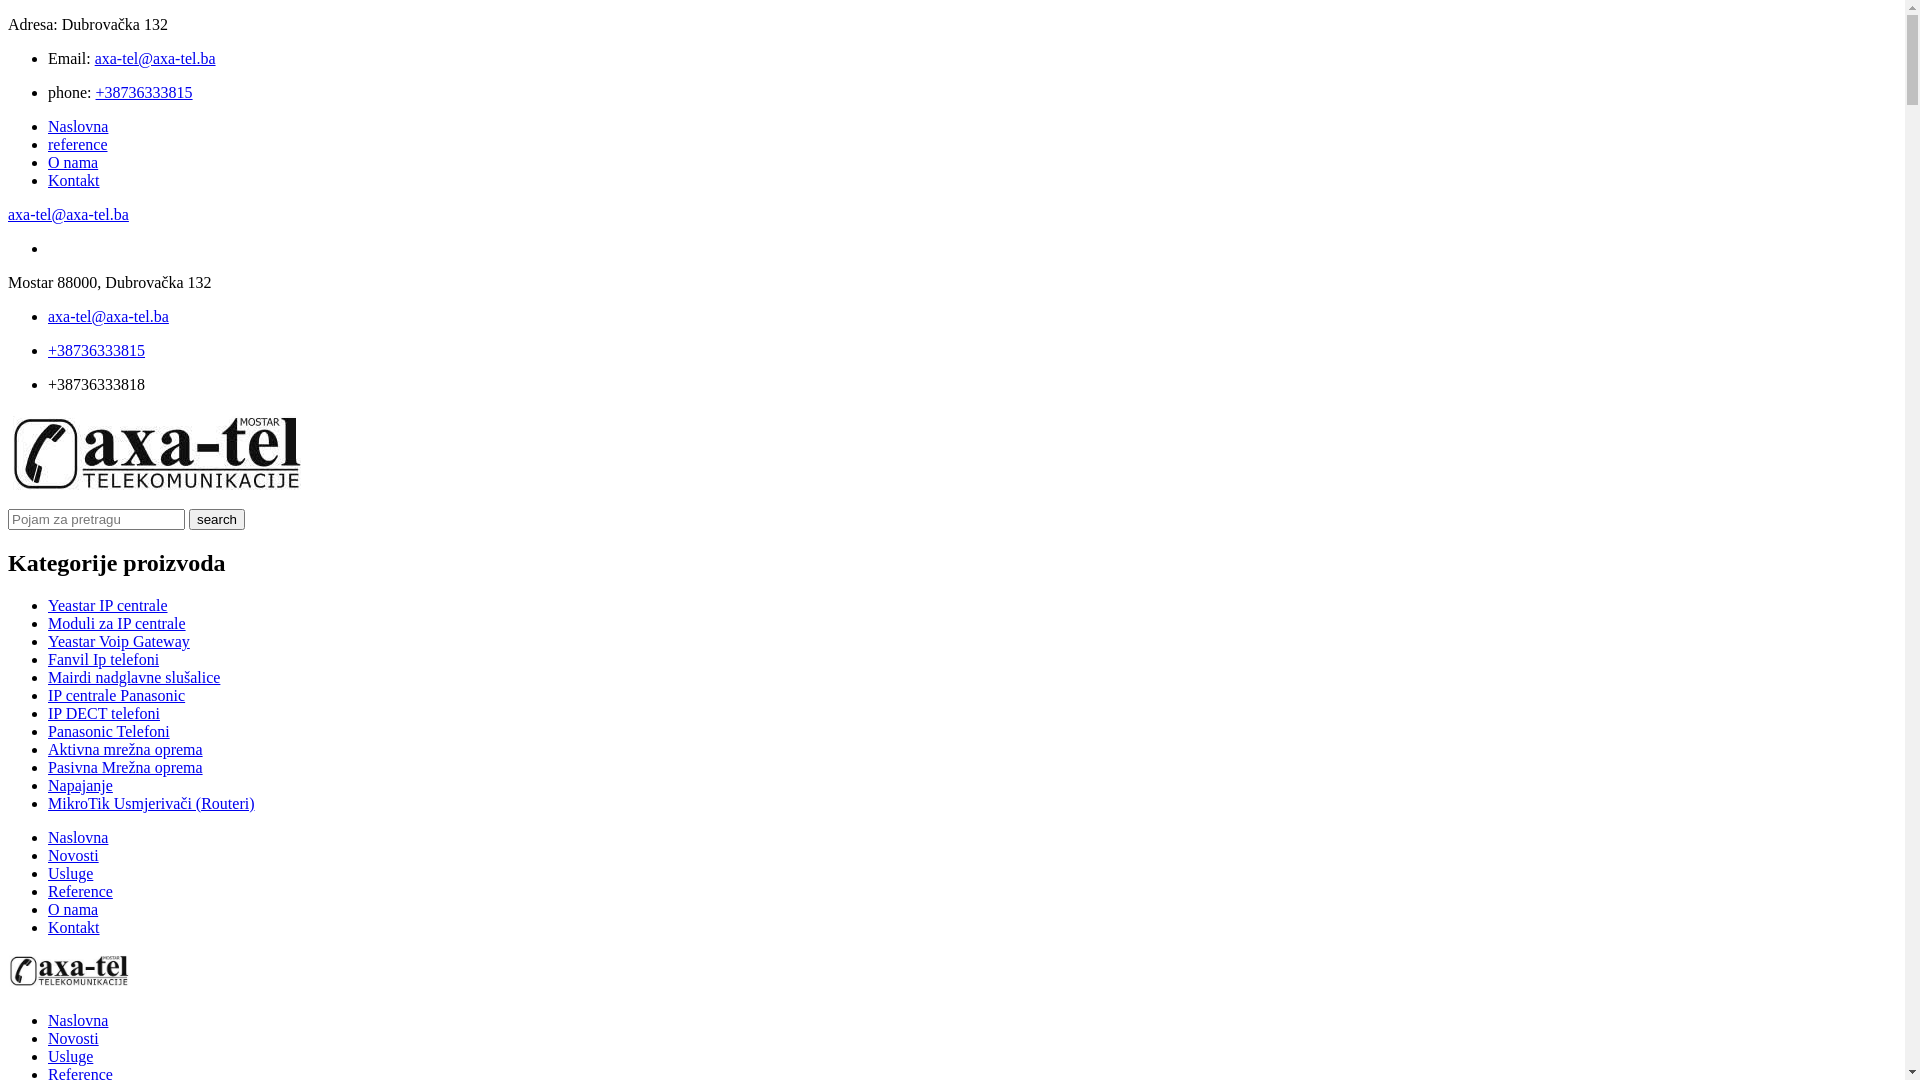 The image size is (1920, 1080). What do you see at coordinates (118, 641) in the screenshot?
I see `'Yeastar Voip Gateway'` at bounding box center [118, 641].